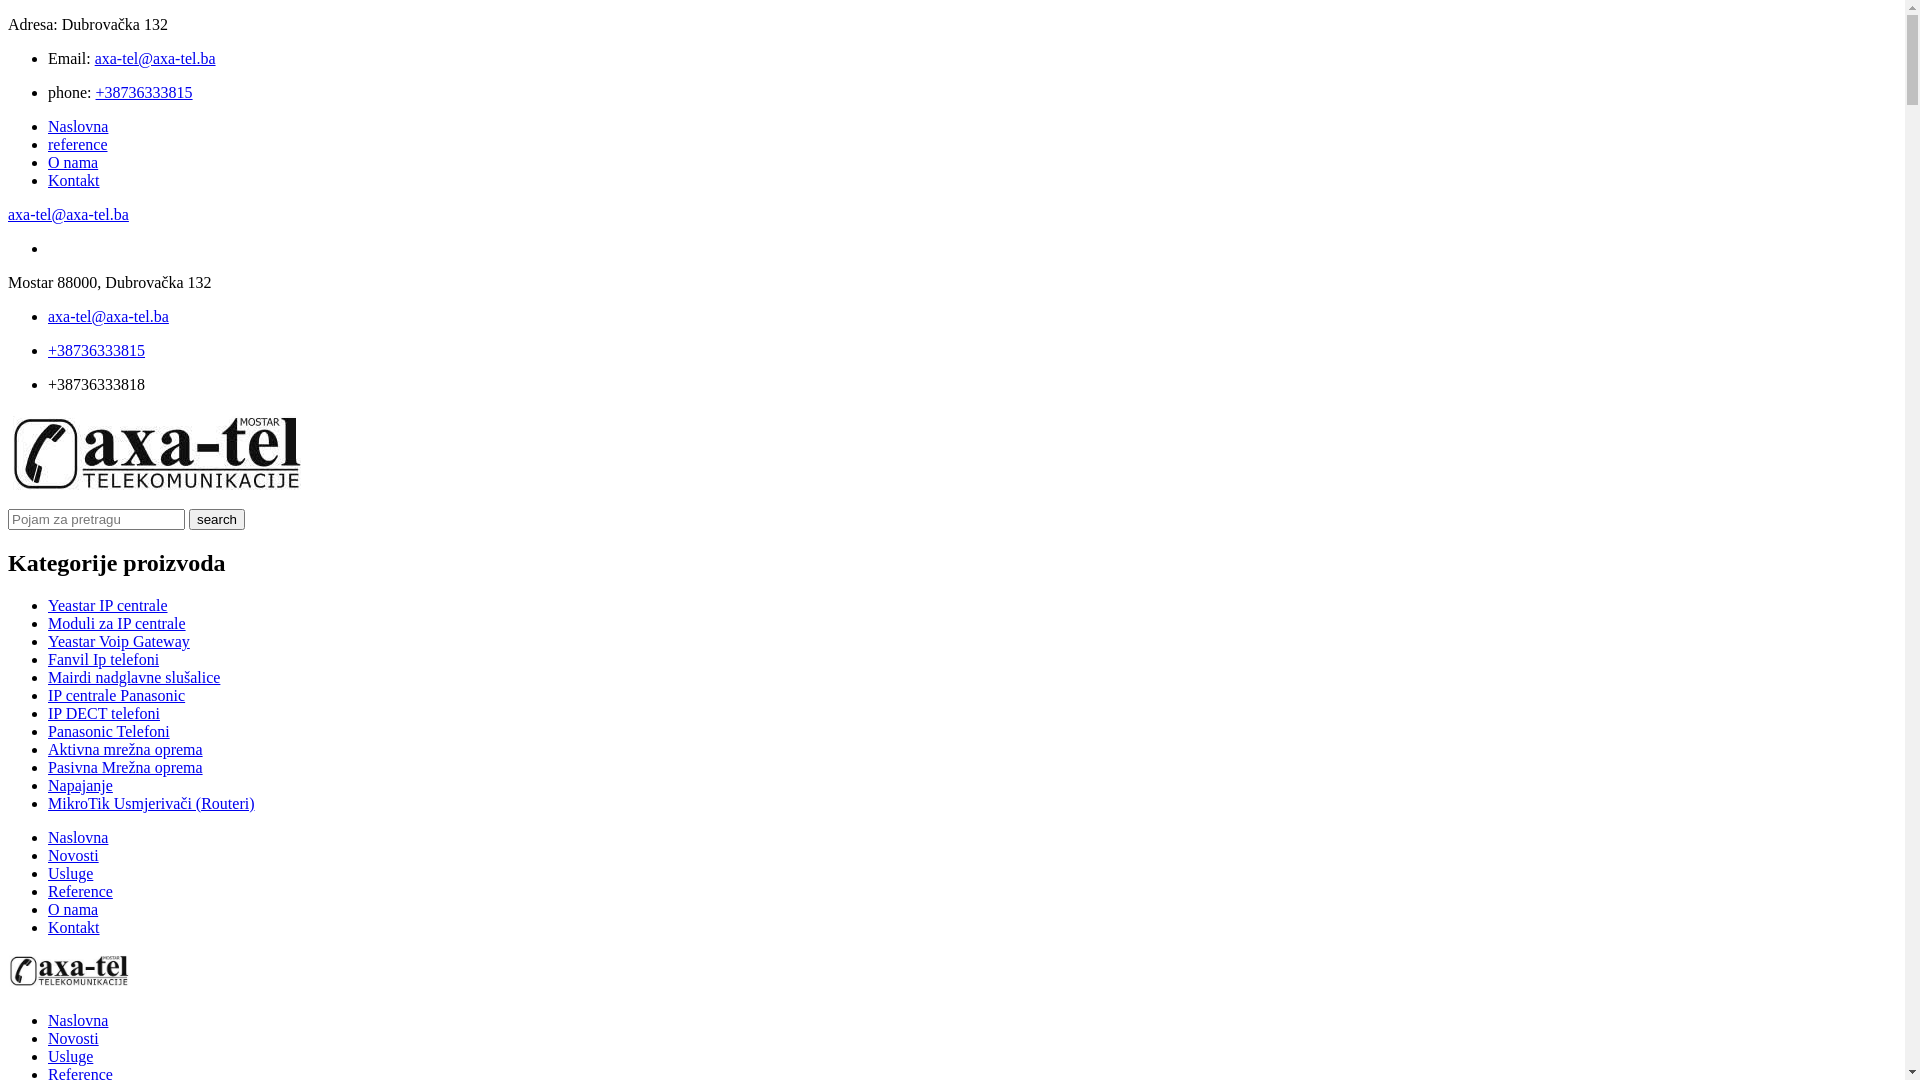 The image size is (1920, 1080). What do you see at coordinates (118, 641) in the screenshot?
I see `'Yeastar Voip Gateway'` at bounding box center [118, 641].